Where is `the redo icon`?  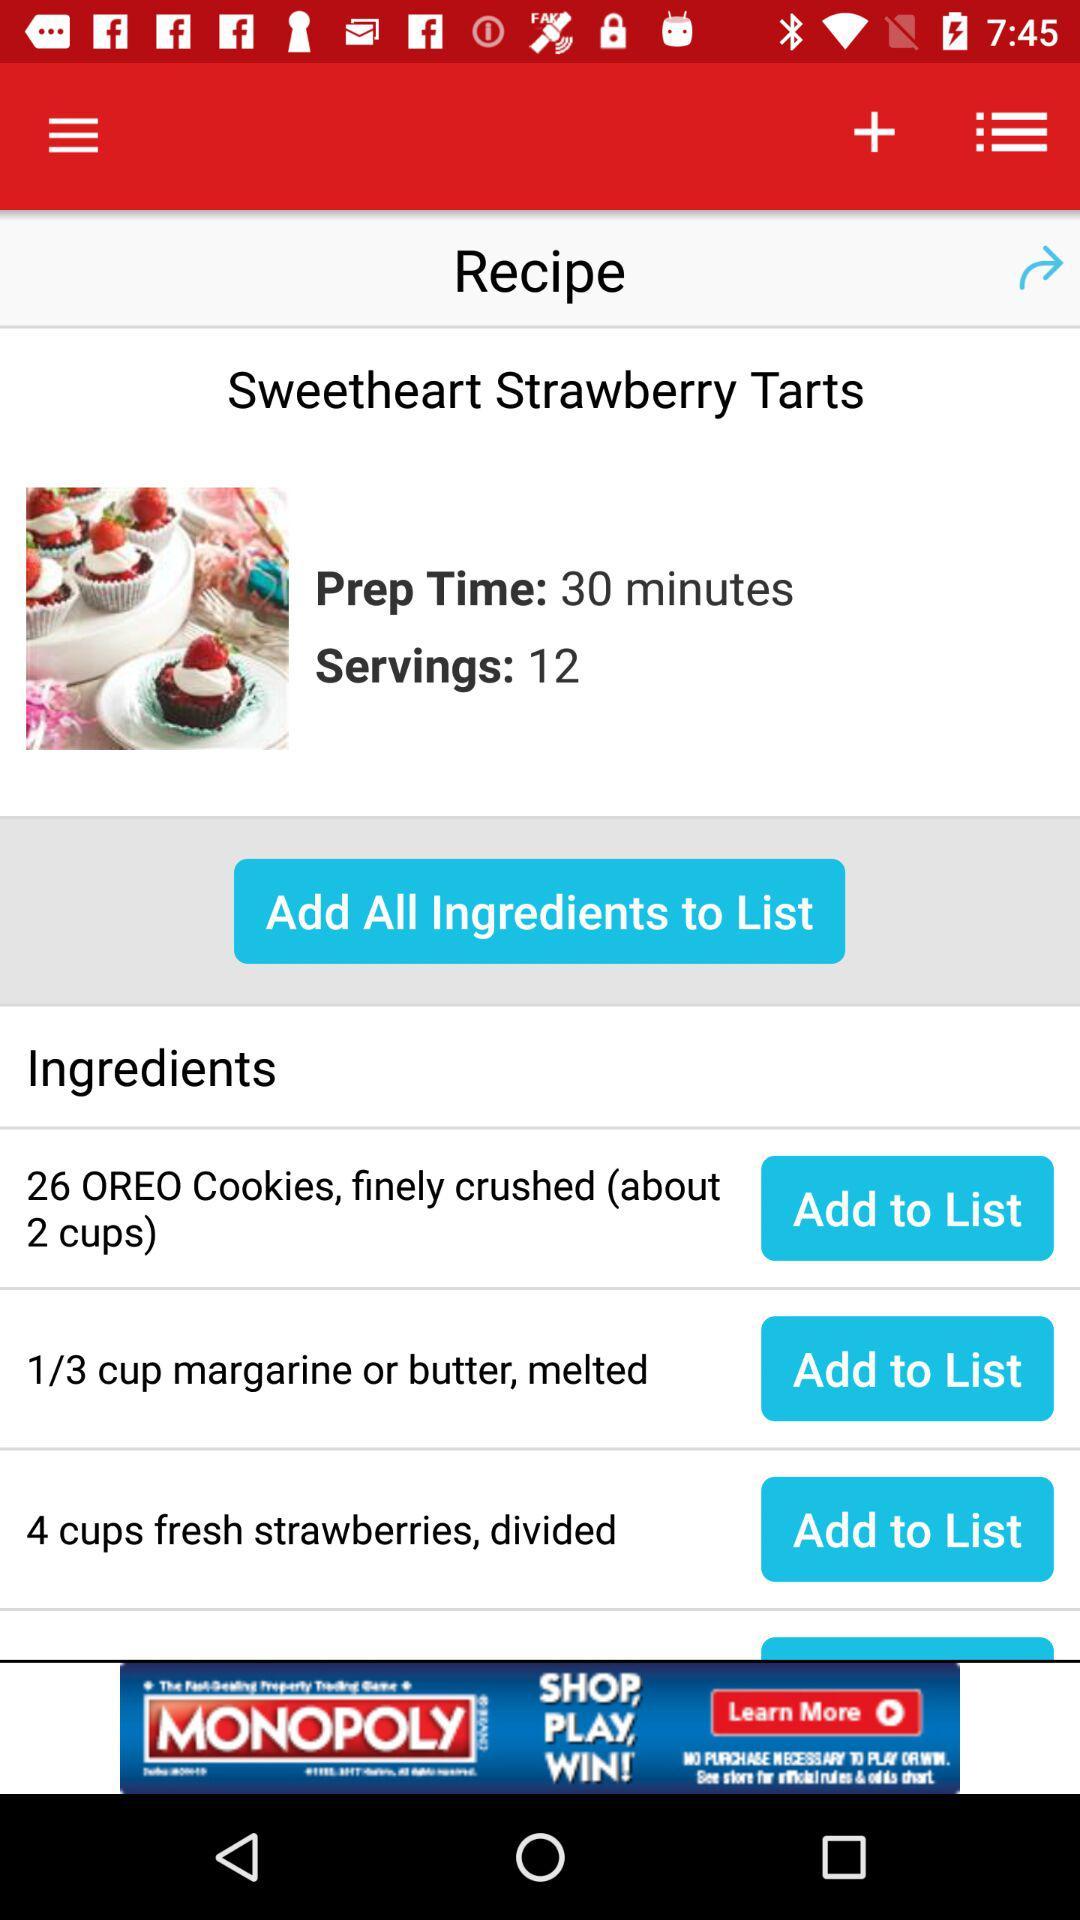
the redo icon is located at coordinates (1039, 267).